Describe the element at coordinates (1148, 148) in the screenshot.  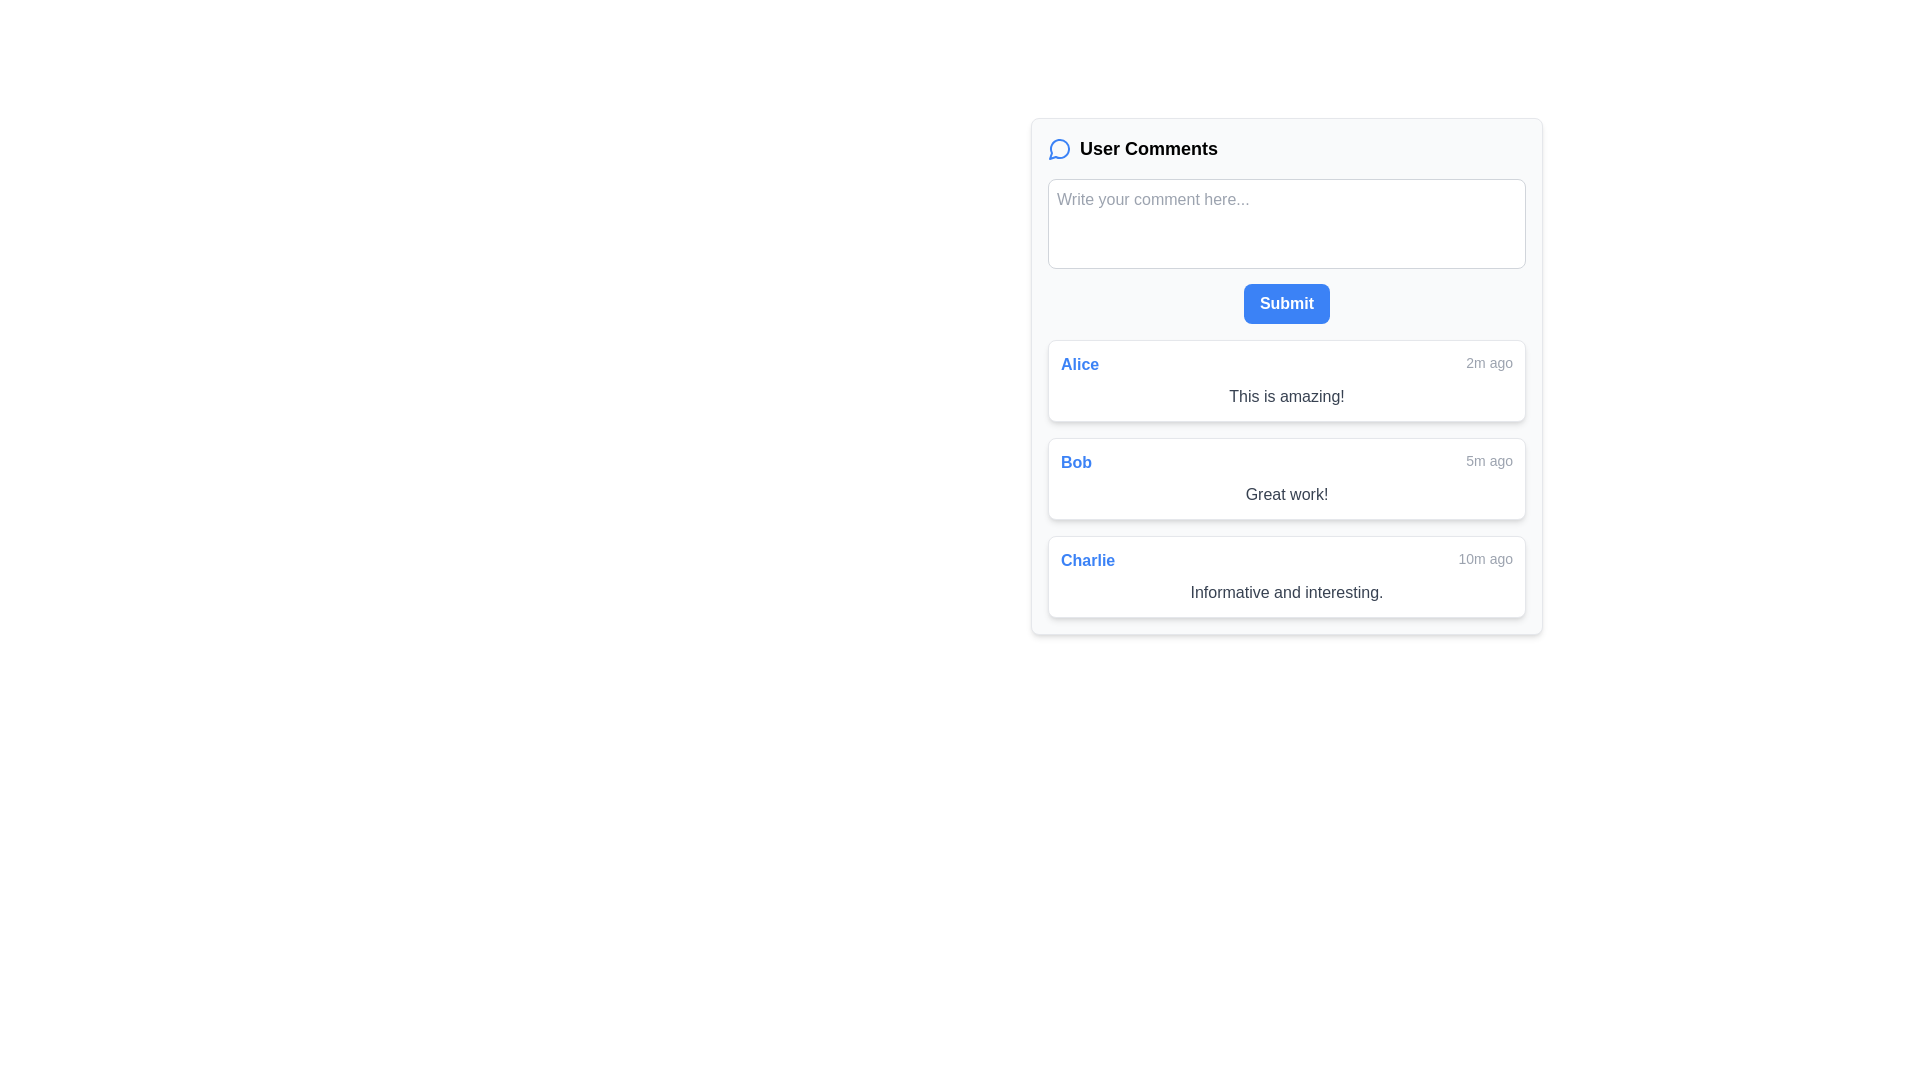
I see `the 'User Comments' text label` at that location.